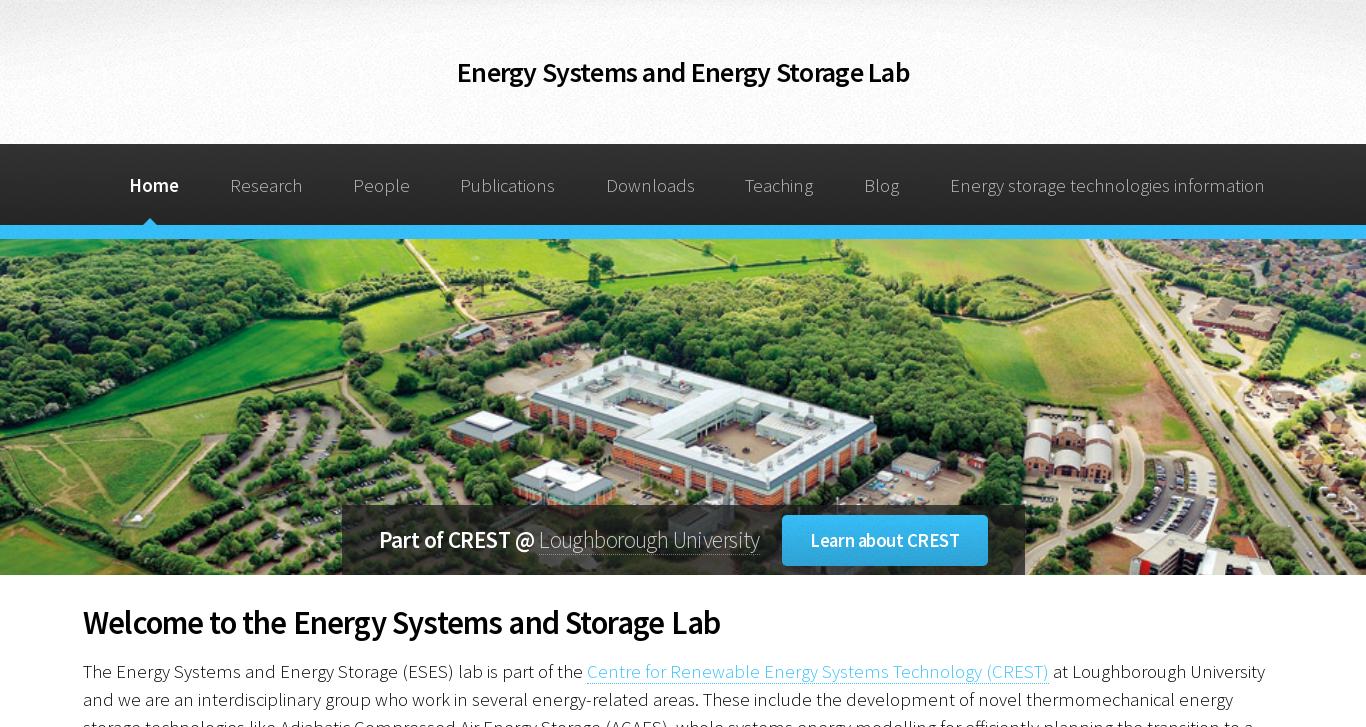 This screenshot has width=1366, height=727. What do you see at coordinates (265, 184) in the screenshot?
I see `'Research'` at bounding box center [265, 184].